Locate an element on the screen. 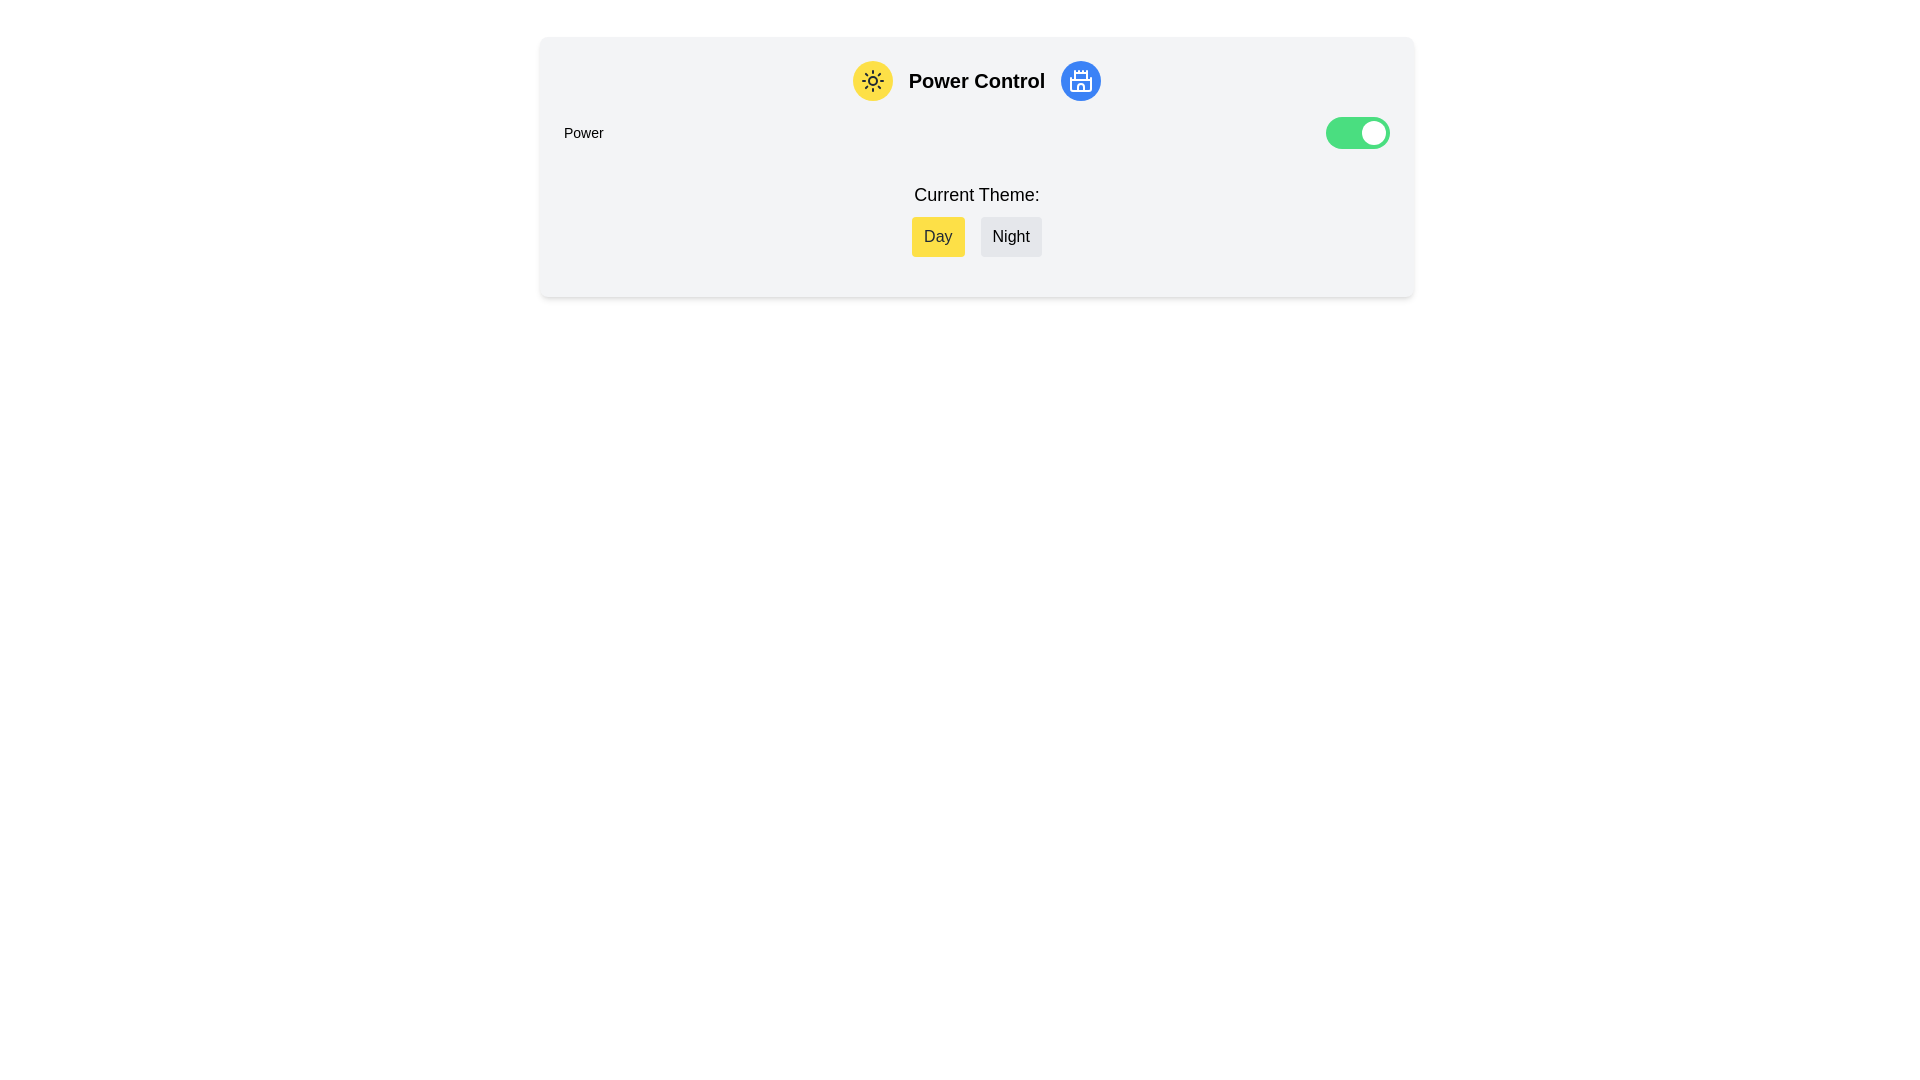 The image size is (1920, 1080). the 'Power Control' label which features a yellow sun icon on the left and a blue castle icon on the right, located at the top-middle section of the interface is located at coordinates (976, 80).